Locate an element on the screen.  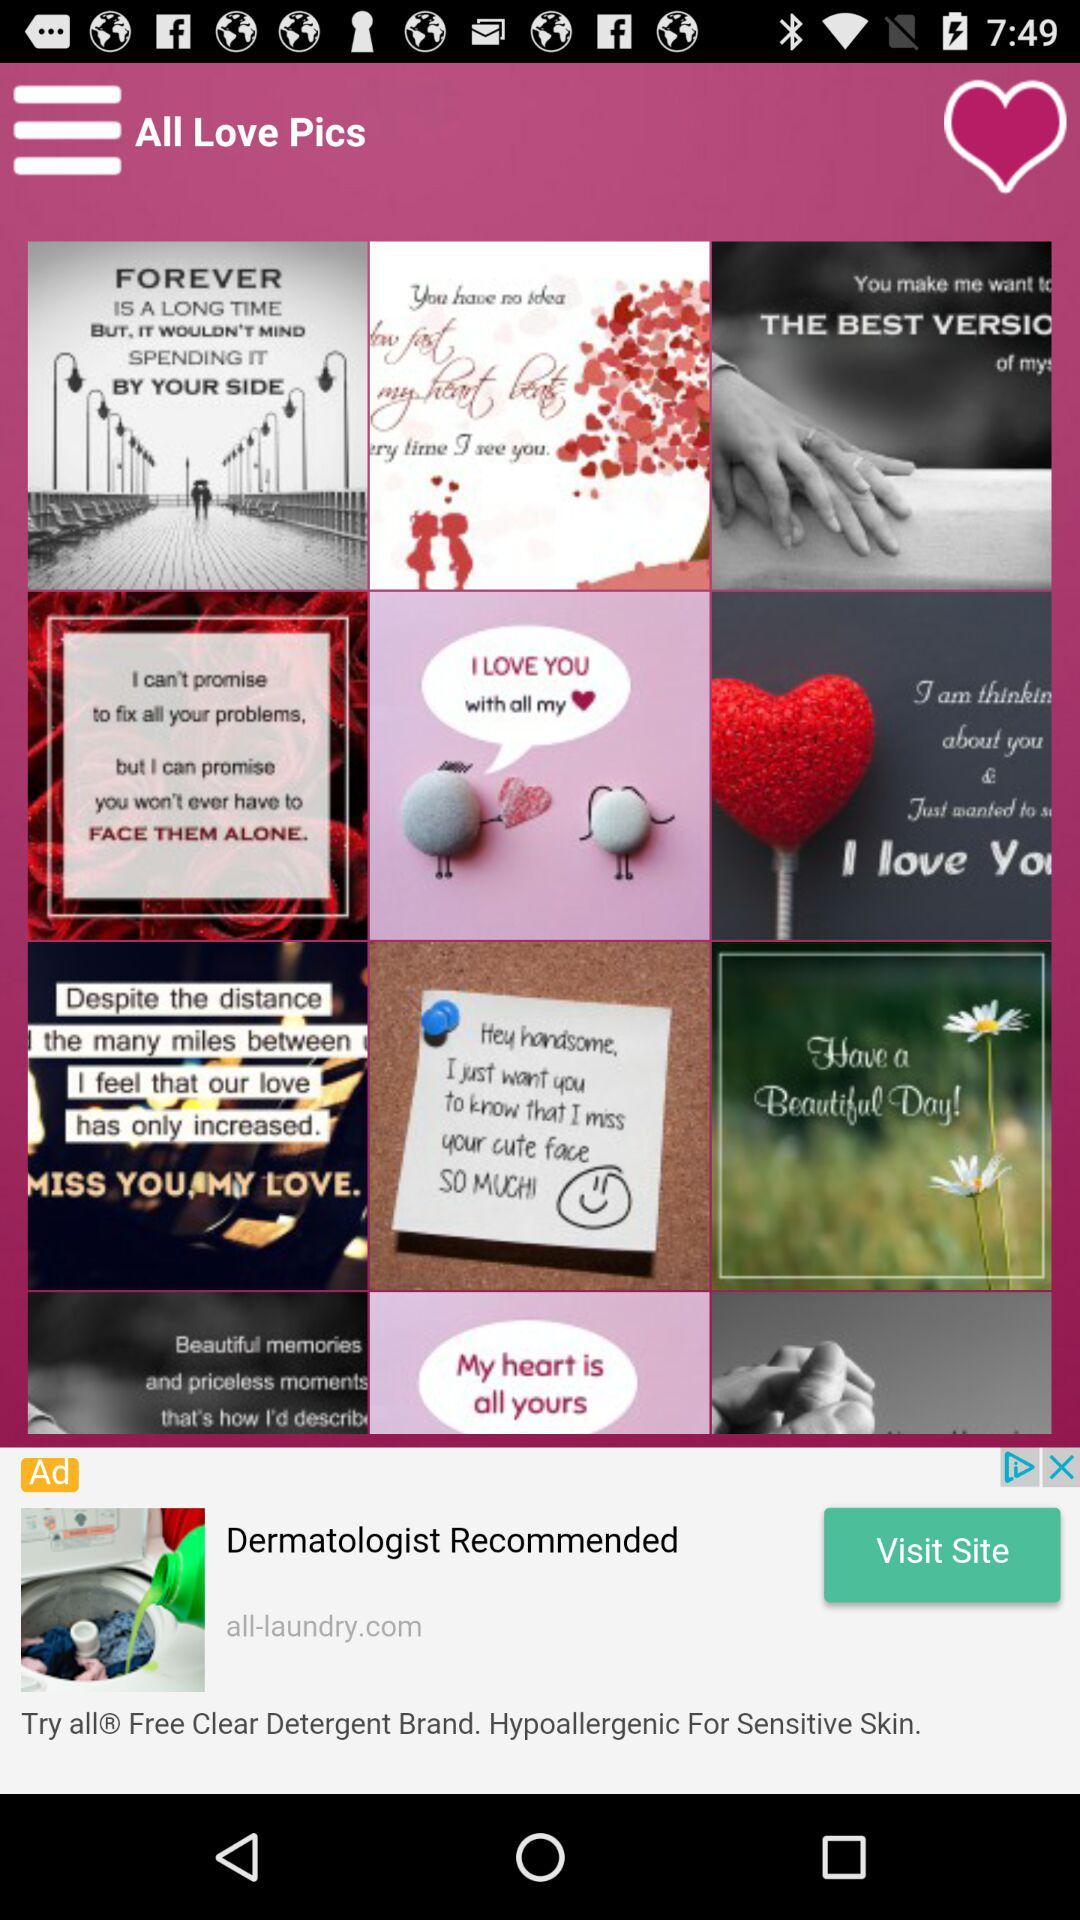
advertisement is located at coordinates (540, 1620).